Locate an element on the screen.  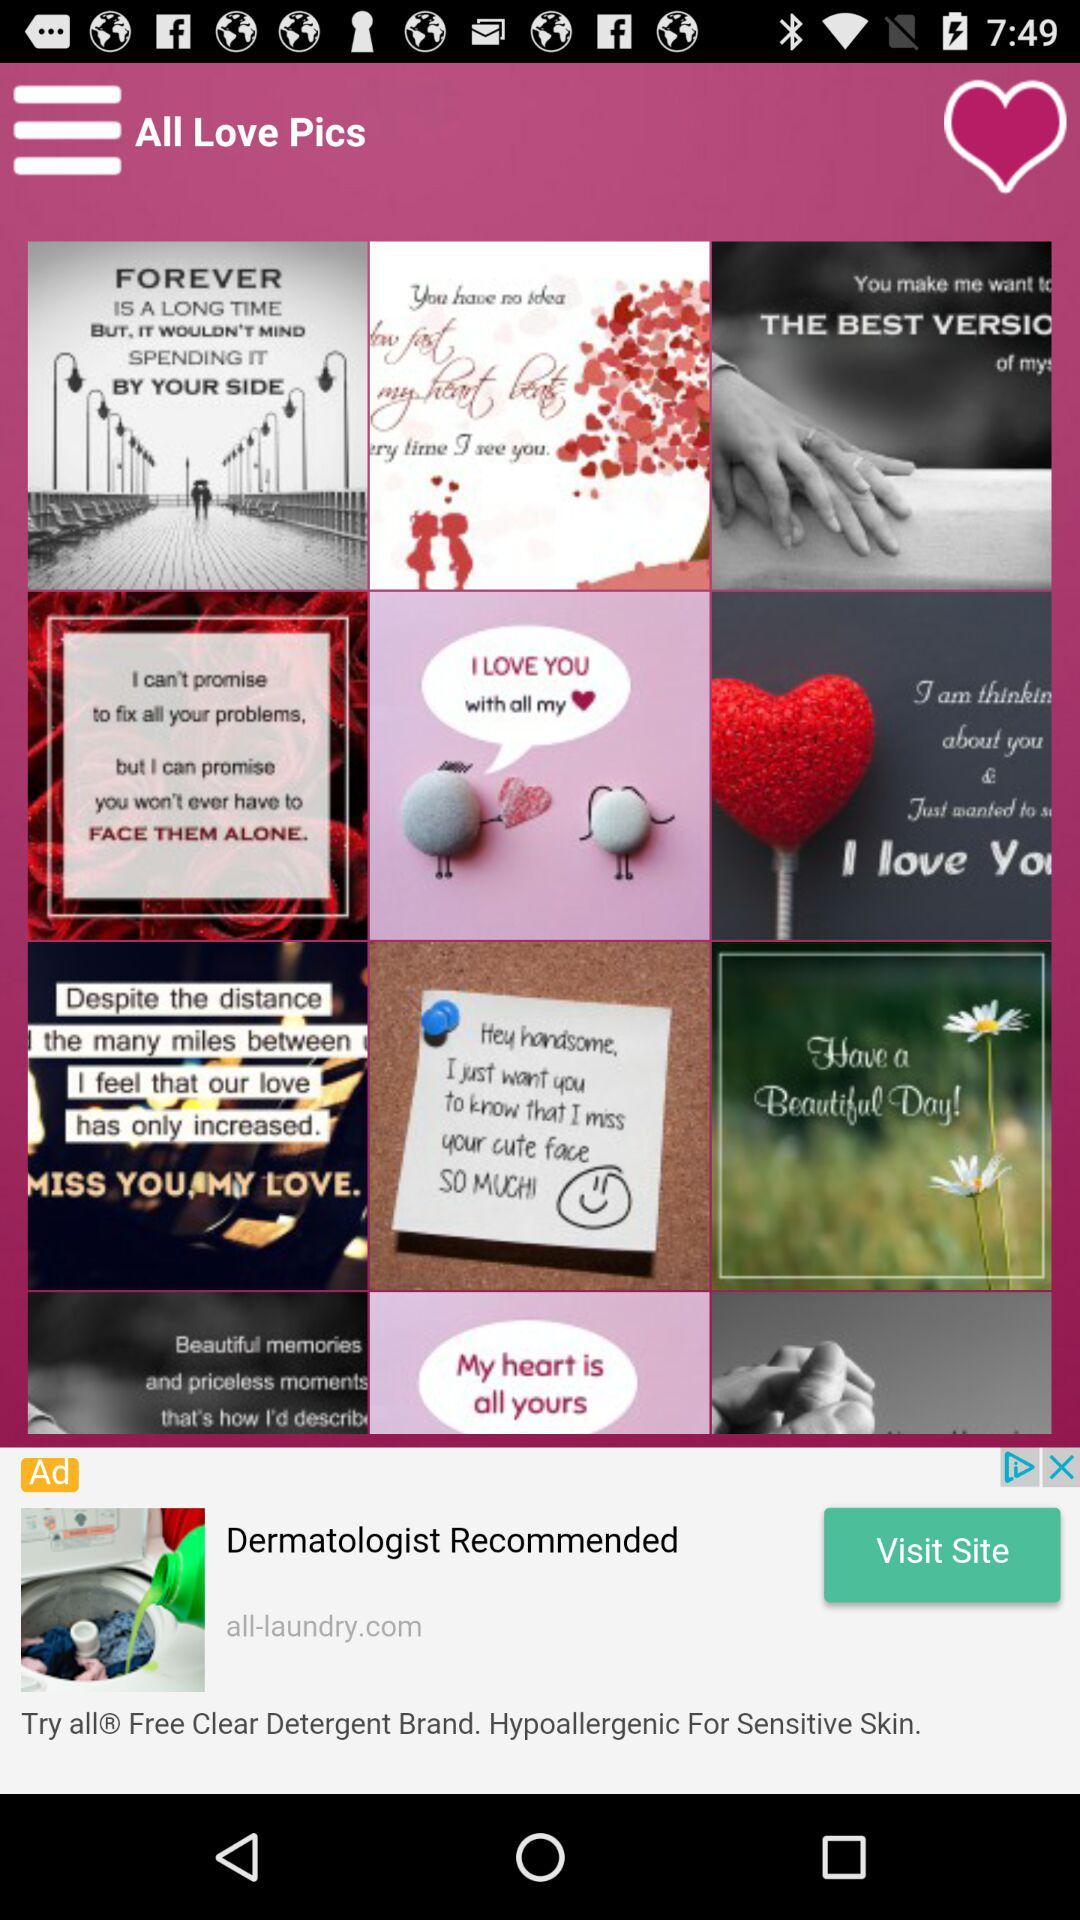
advertisement is located at coordinates (540, 1620).